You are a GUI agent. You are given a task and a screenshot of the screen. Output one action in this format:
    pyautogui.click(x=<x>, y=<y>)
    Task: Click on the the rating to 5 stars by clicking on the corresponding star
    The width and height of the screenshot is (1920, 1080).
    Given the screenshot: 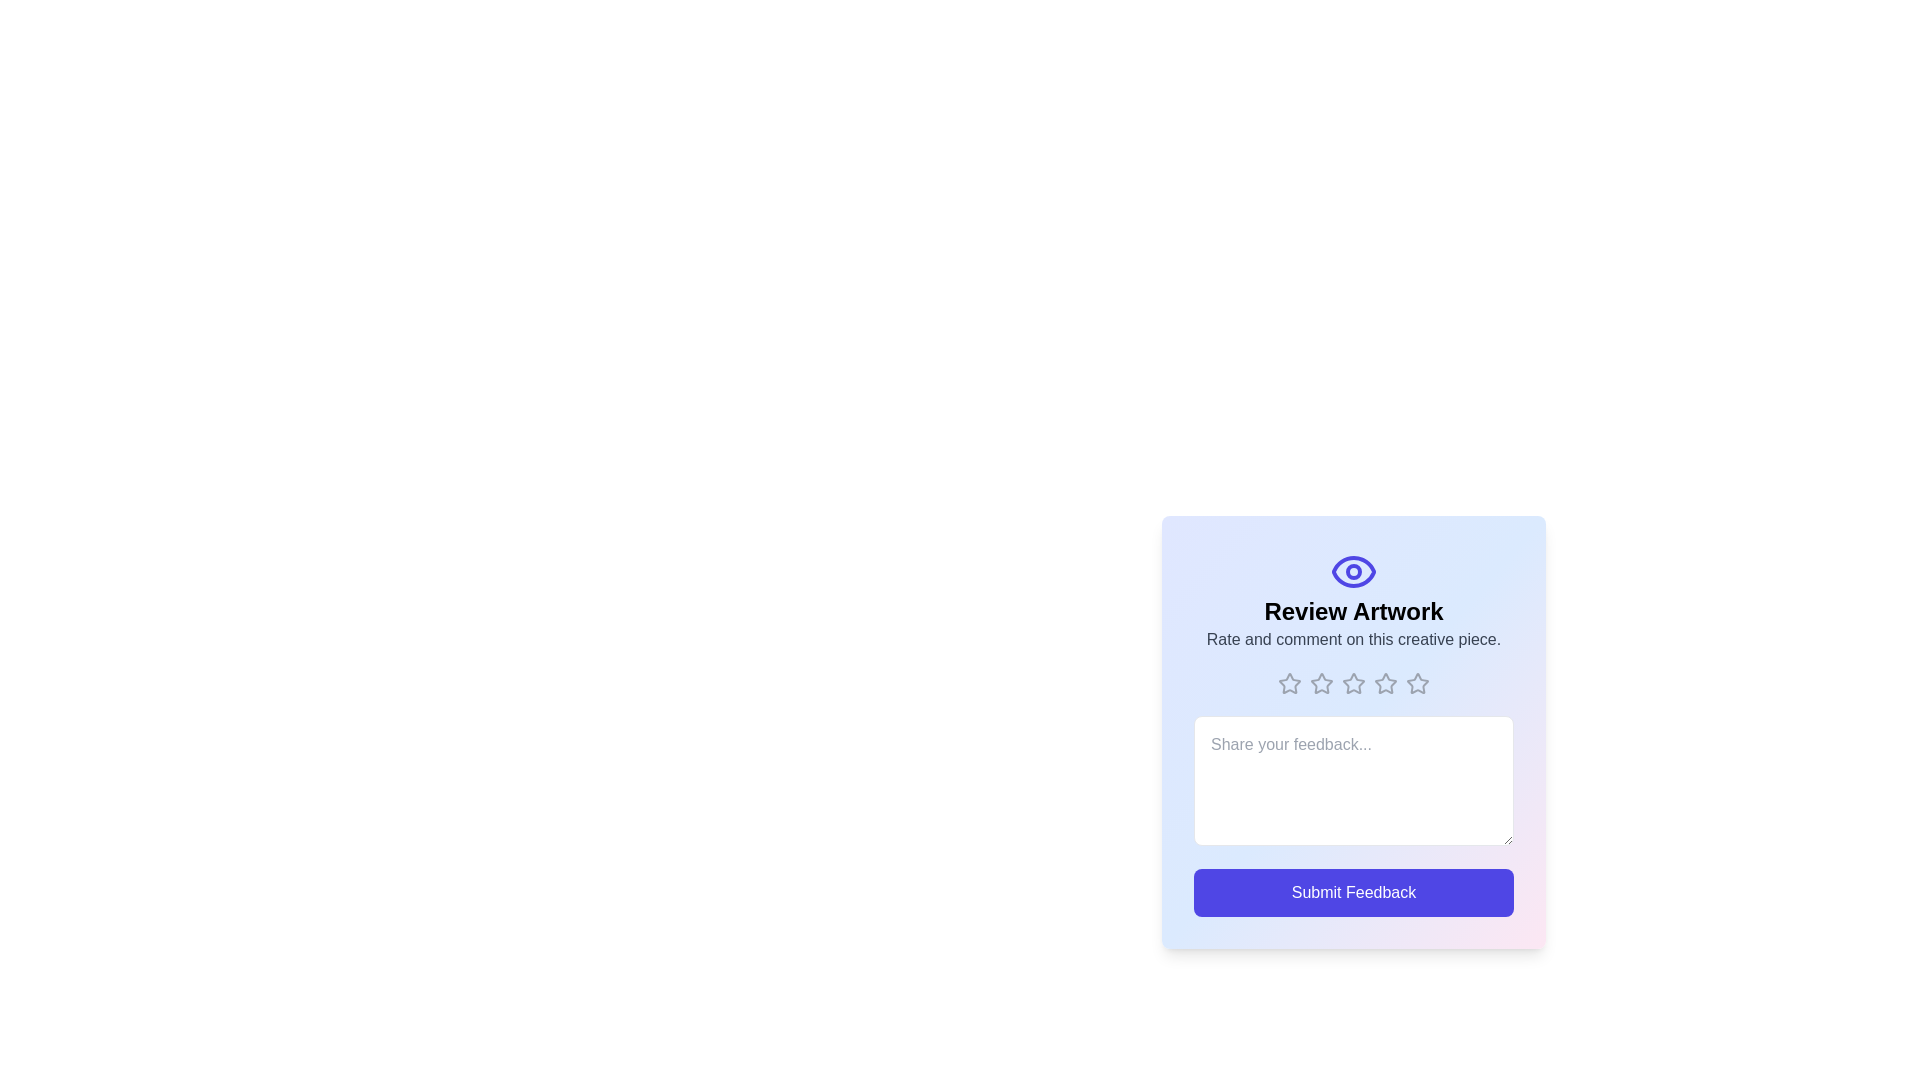 What is the action you would take?
    pyautogui.click(x=1416, y=682)
    